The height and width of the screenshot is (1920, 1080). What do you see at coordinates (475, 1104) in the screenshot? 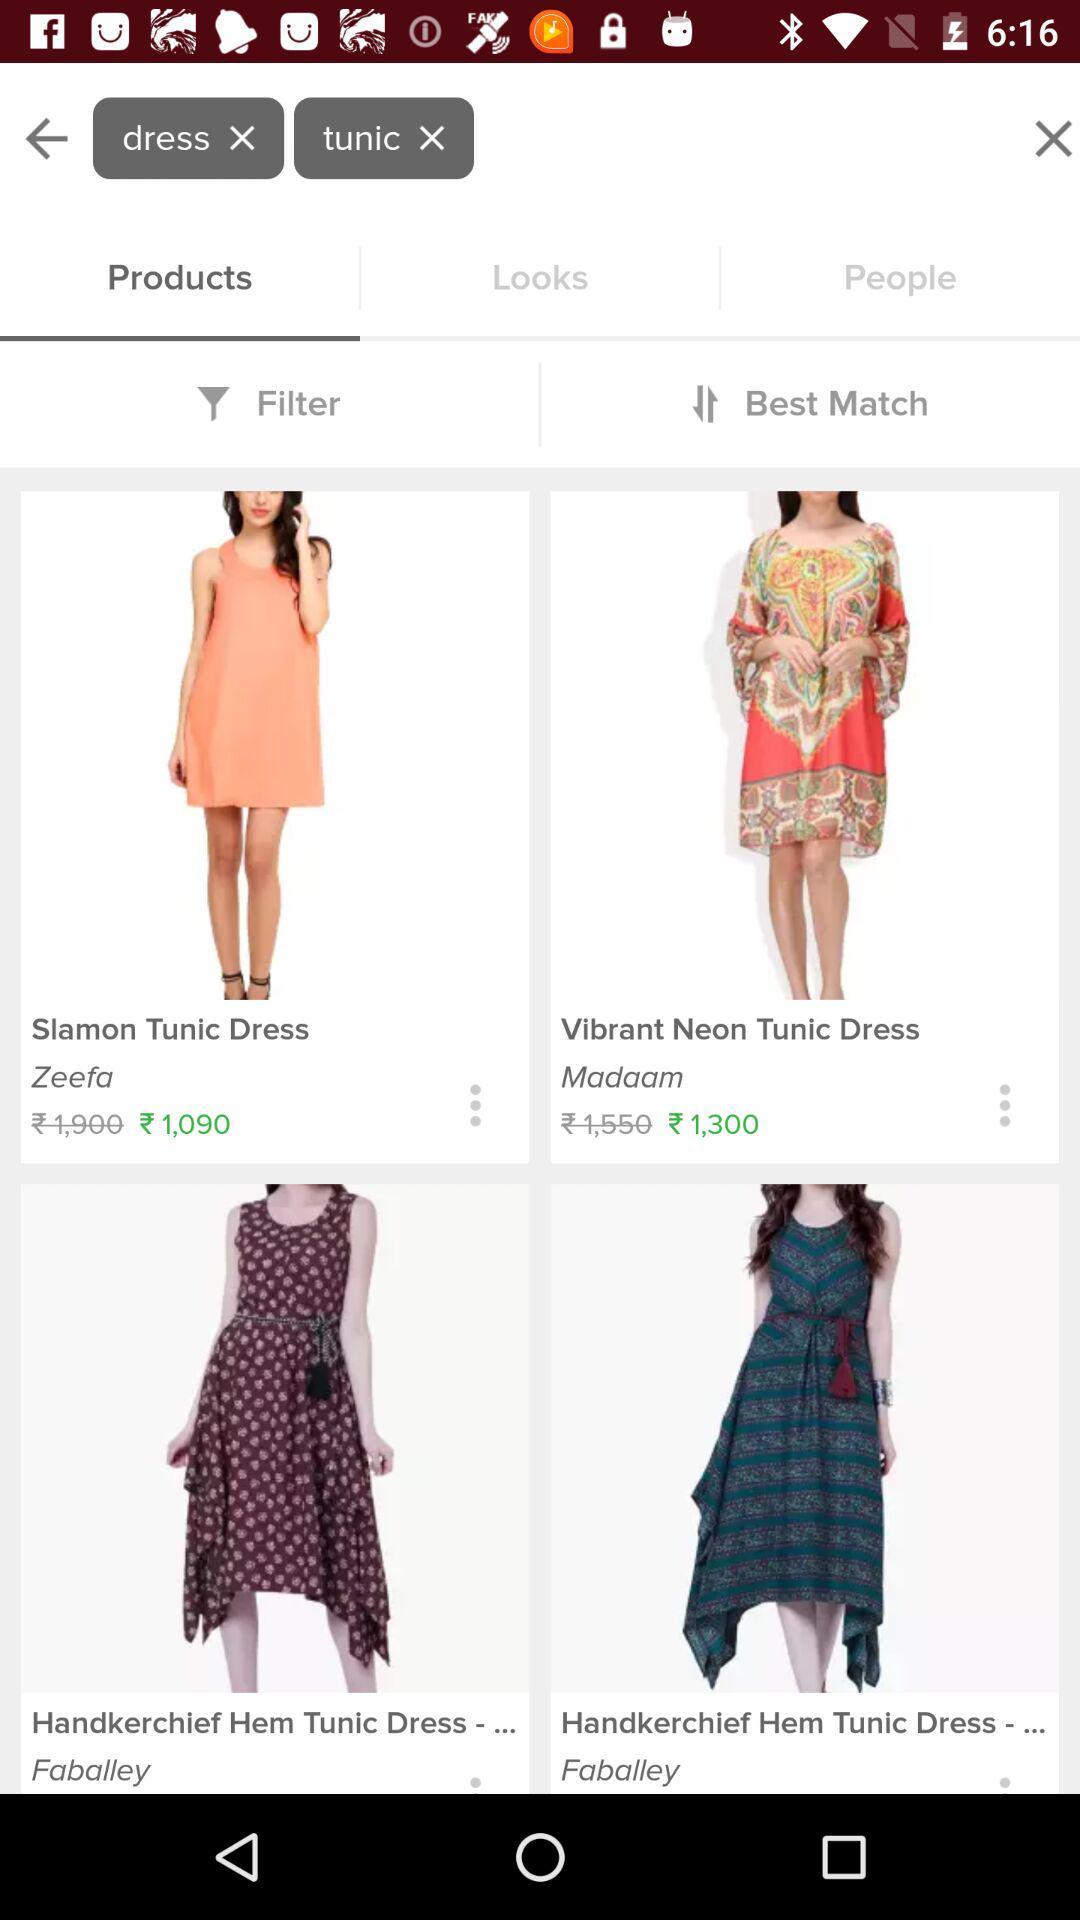
I see `choose options` at bounding box center [475, 1104].